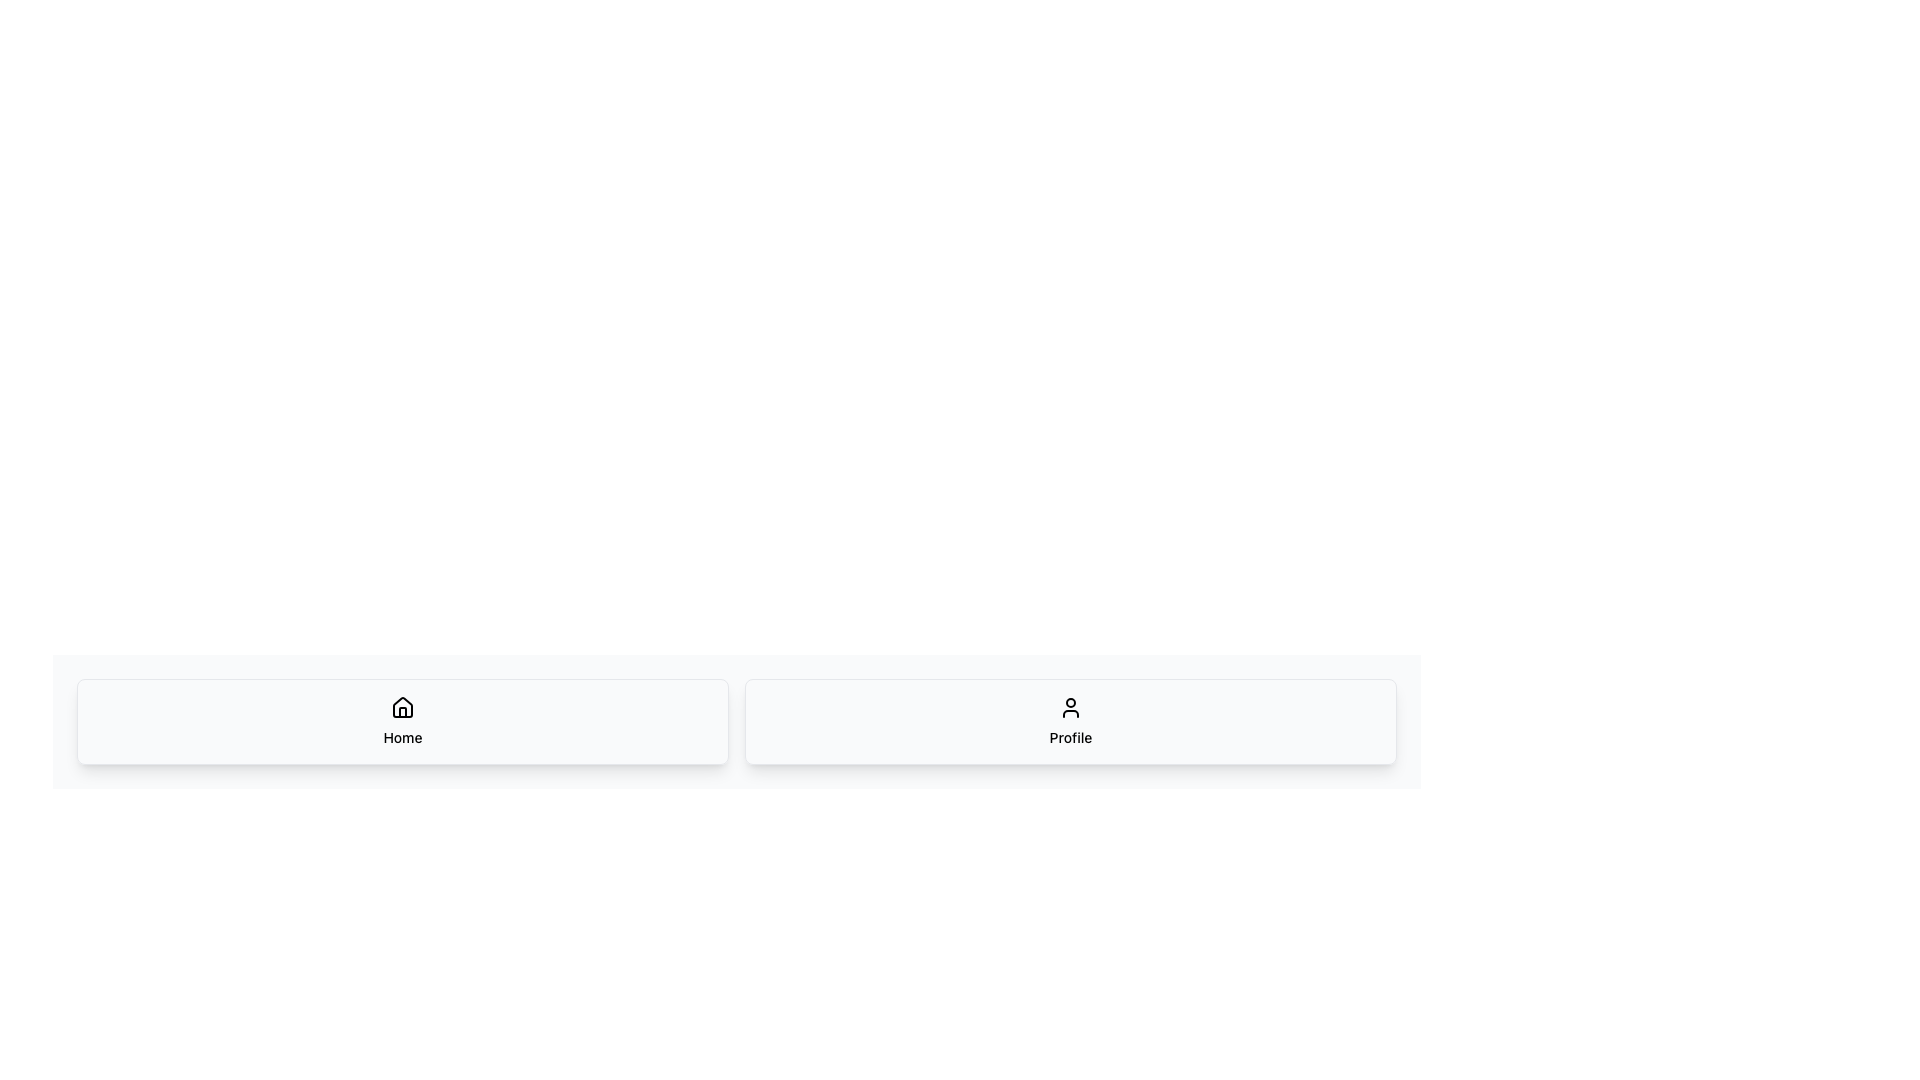 This screenshot has width=1920, height=1080. What do you see at coordinates (402, 711) in the screenshot?
I see `the doorway vector graphic inside the house icon, which is located in the central portion of the house icon on the left side of the navigation bar above the 'Home' label` at bounding box center [402, 711].